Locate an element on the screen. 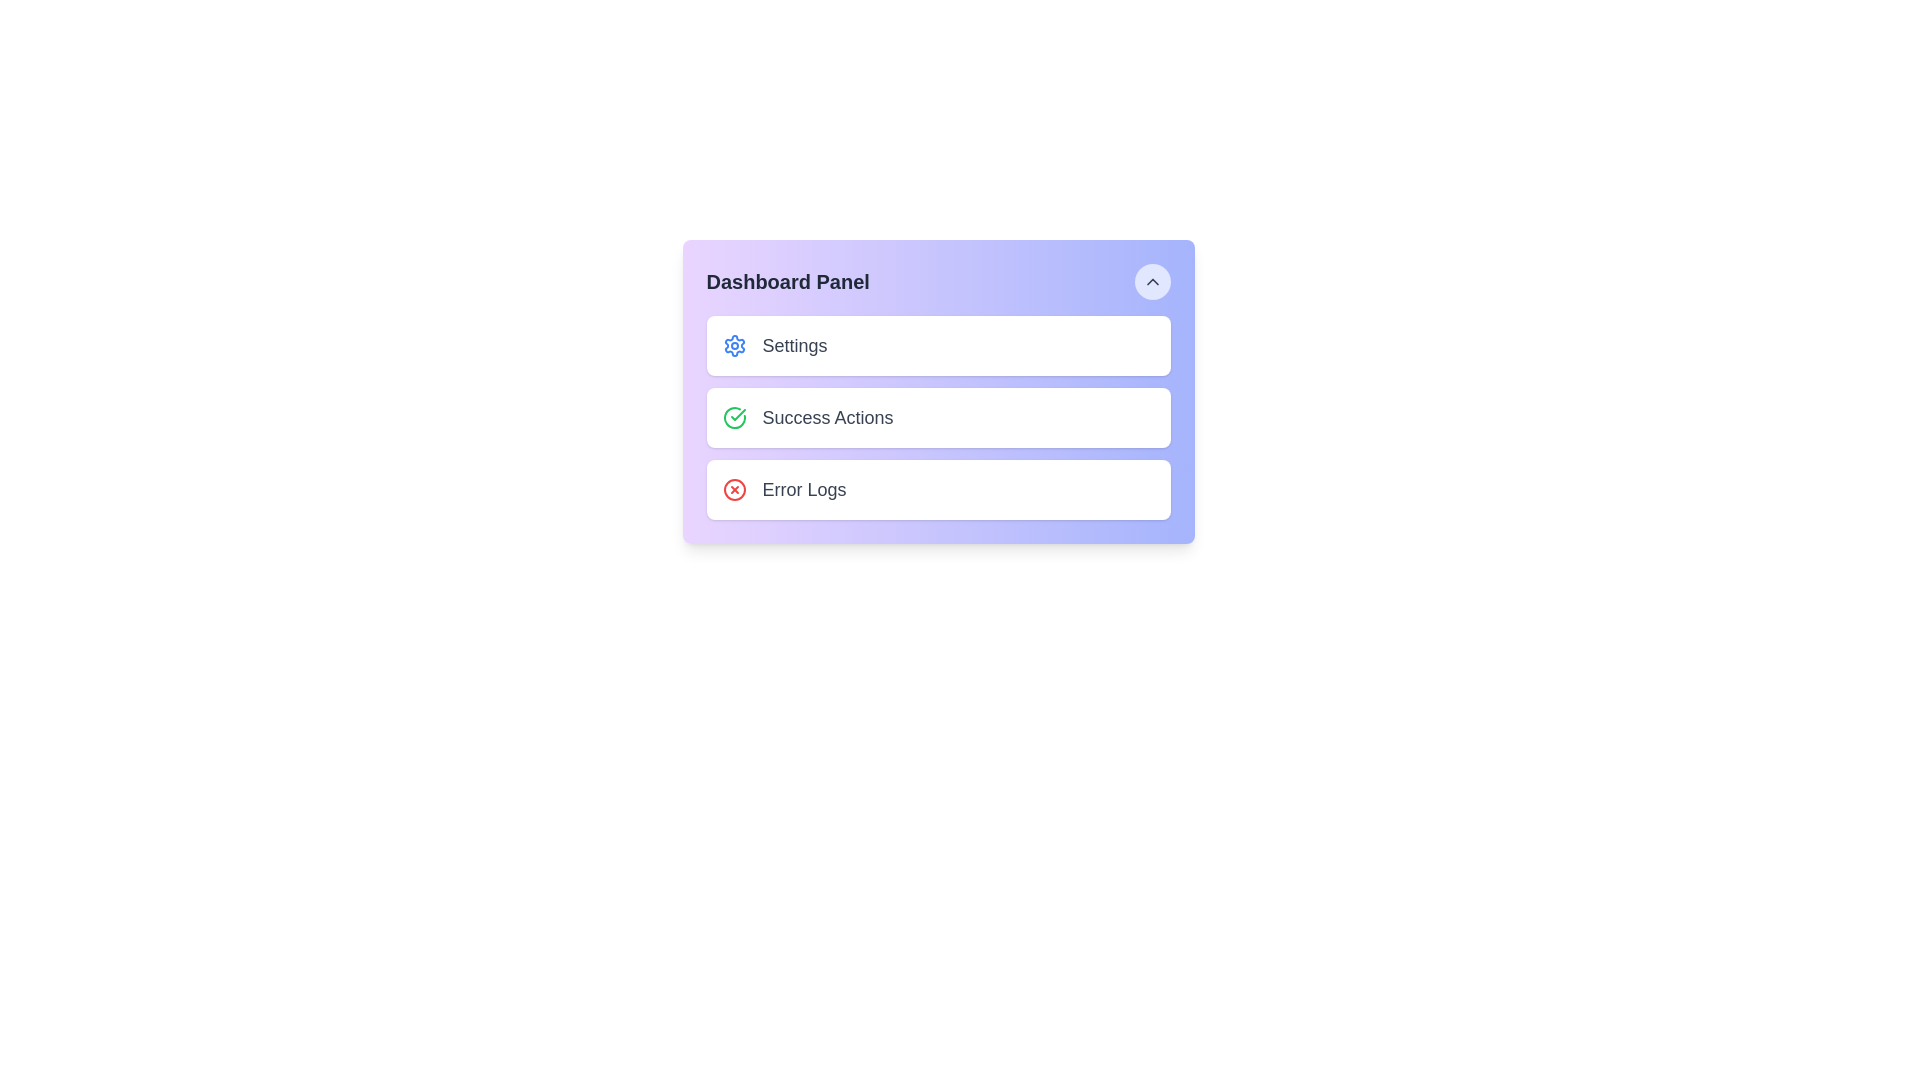  the text label displaying 'Success Actions' within the 'Dashboard Panel', which is styled in gray and located to the right of the green check icon is located at coordinates (828, 416).